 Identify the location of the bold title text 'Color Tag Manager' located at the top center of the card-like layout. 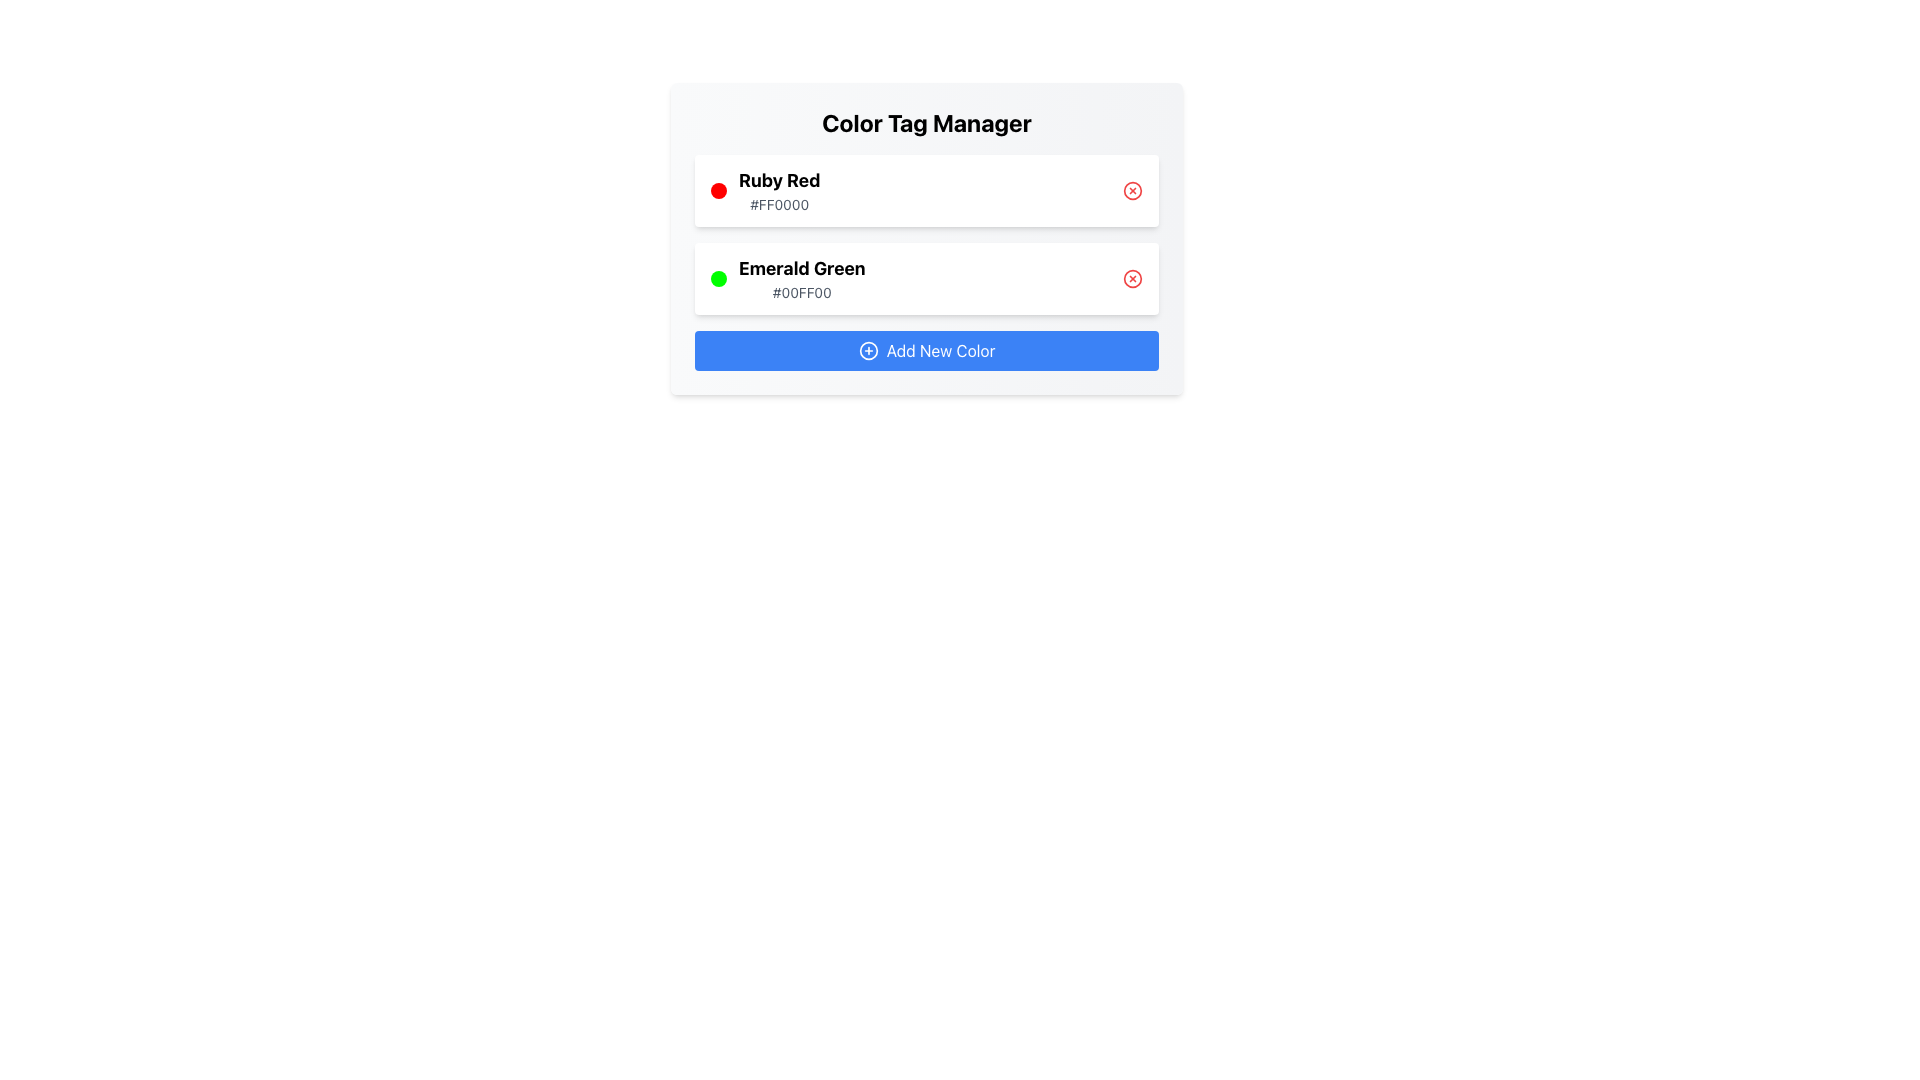
(925, 123).